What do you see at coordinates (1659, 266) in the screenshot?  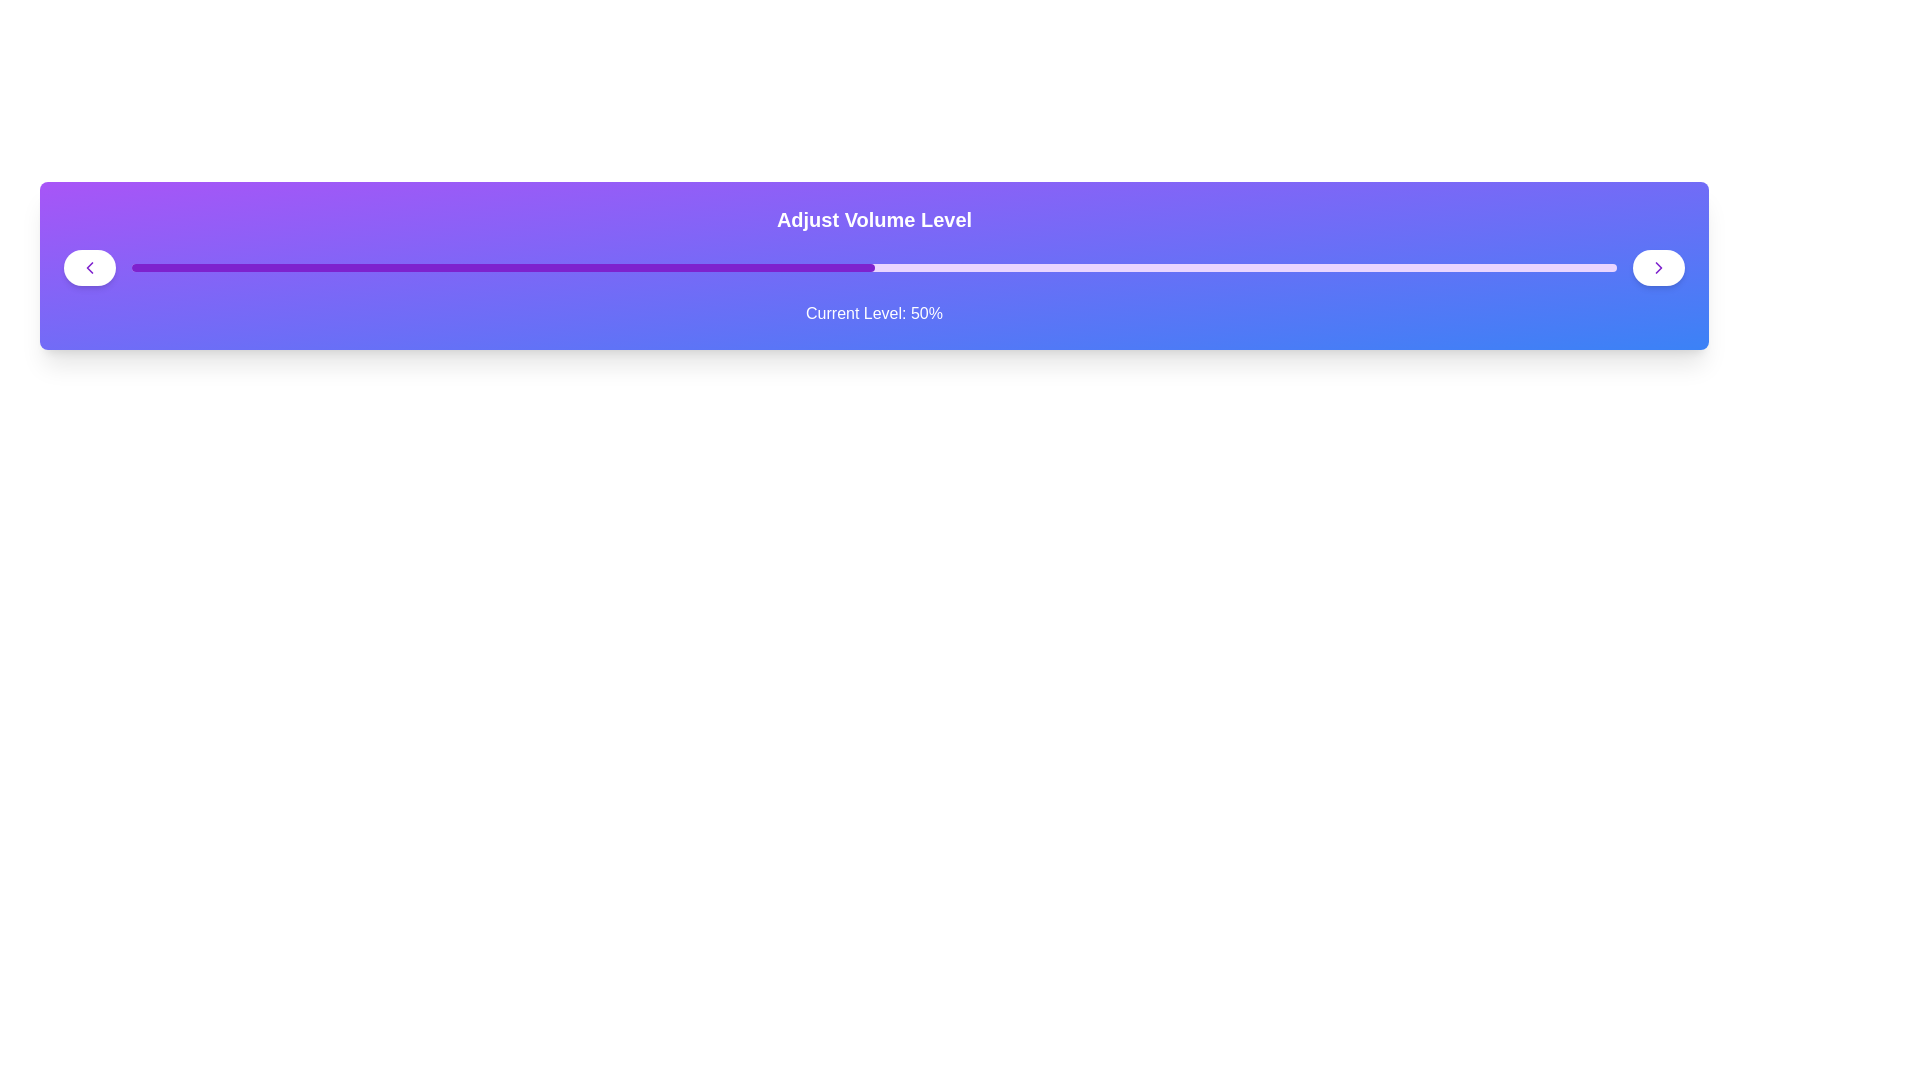 I see `the keyboard interaction on the rounded white button with a purple right-facing arrow icon, located at the far right side of the horizontal group of controls` at bounding box center [1659, 266].